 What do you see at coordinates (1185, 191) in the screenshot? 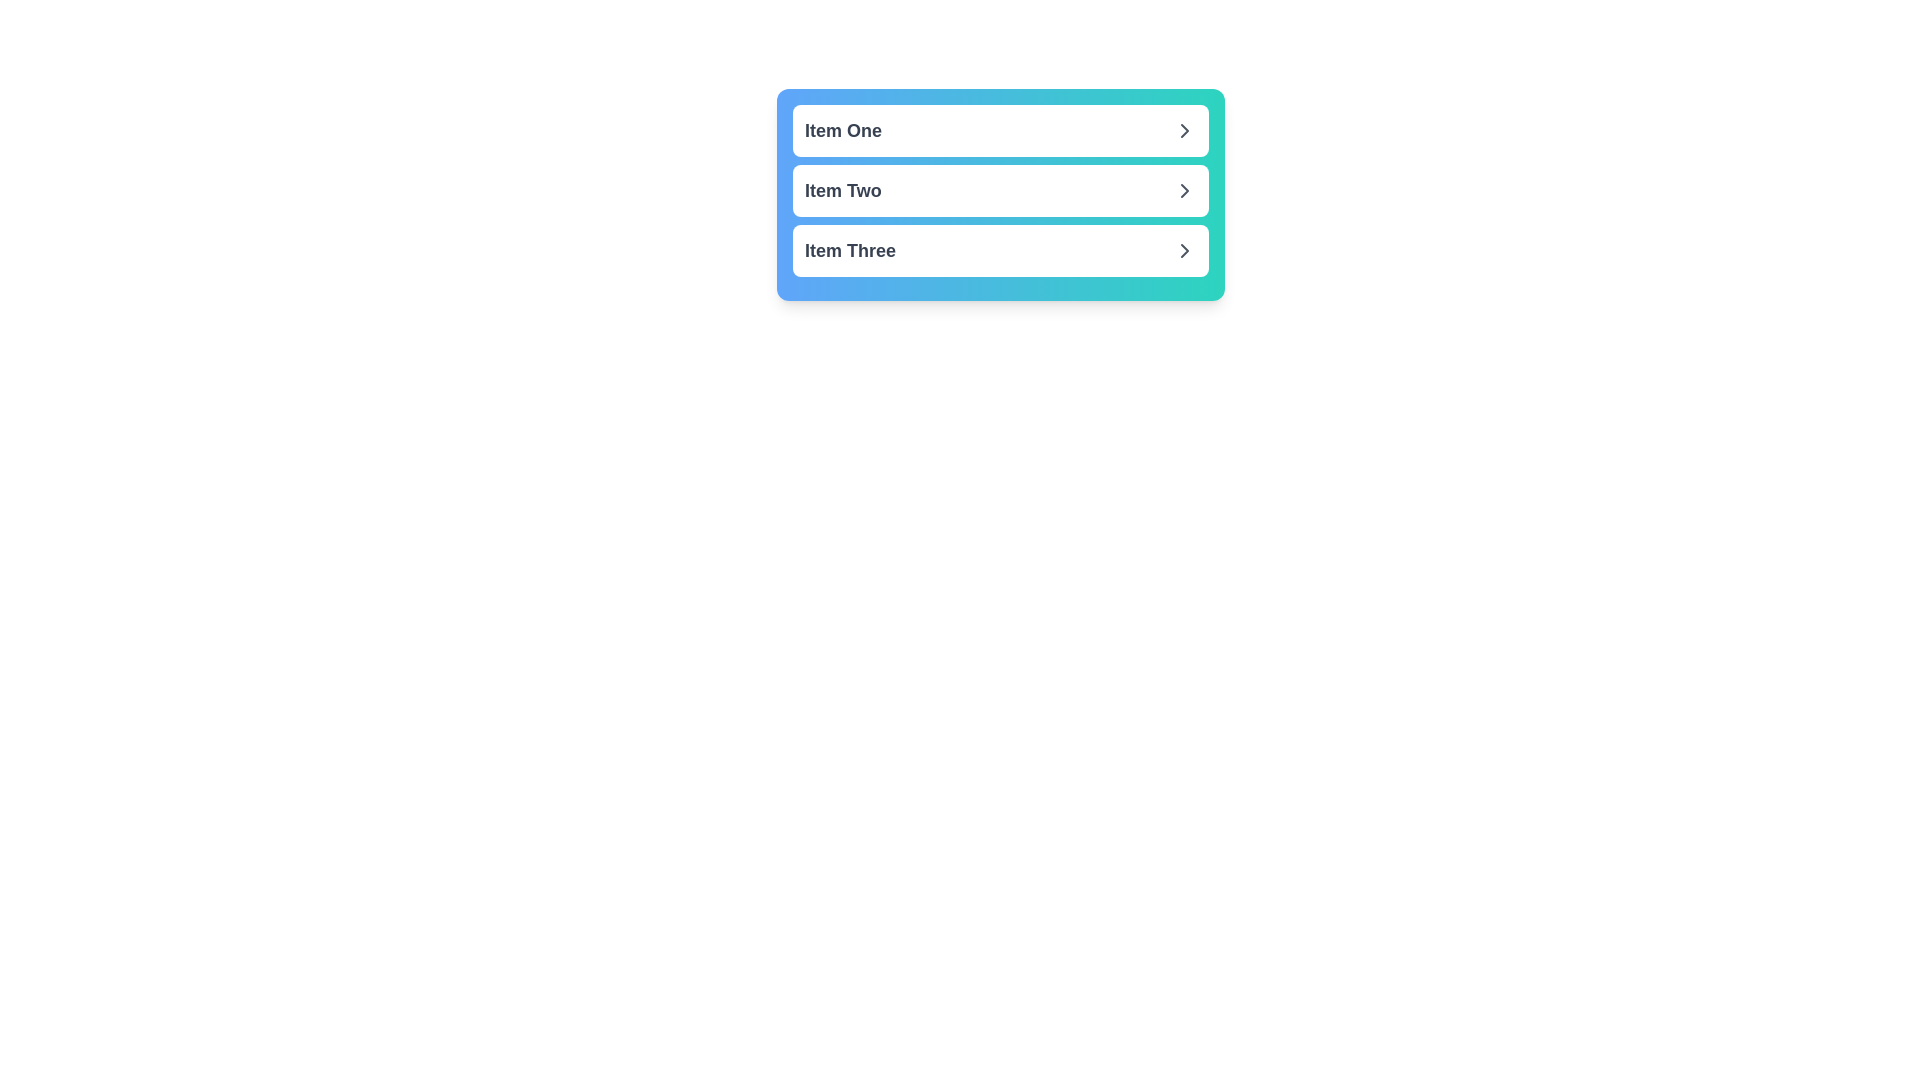
I see `the arrow SVG icon located at the rightmost part of the menu, which is the second item following 'Item Two'` at bounding box center [1185, 191].